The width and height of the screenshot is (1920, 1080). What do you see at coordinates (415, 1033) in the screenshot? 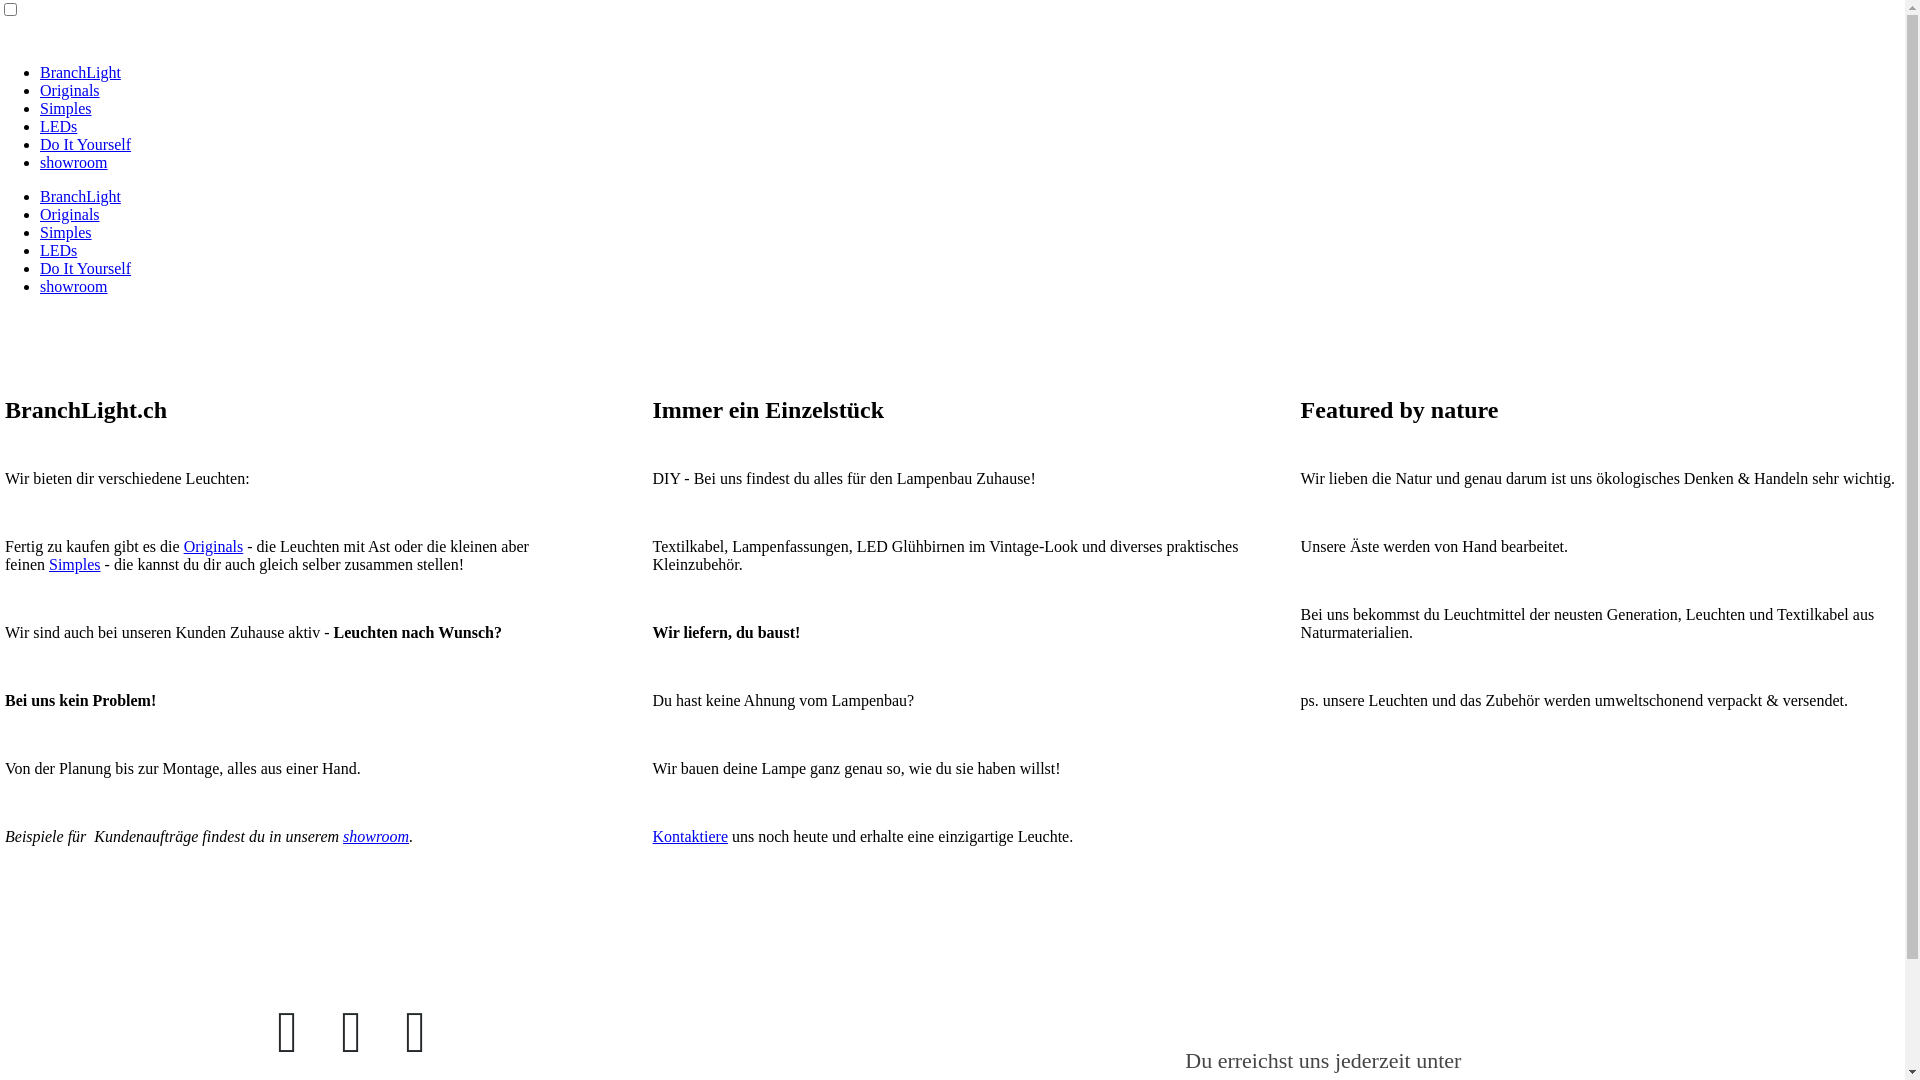
I see `'E-Mail'` at bounding box center [415, 1033].